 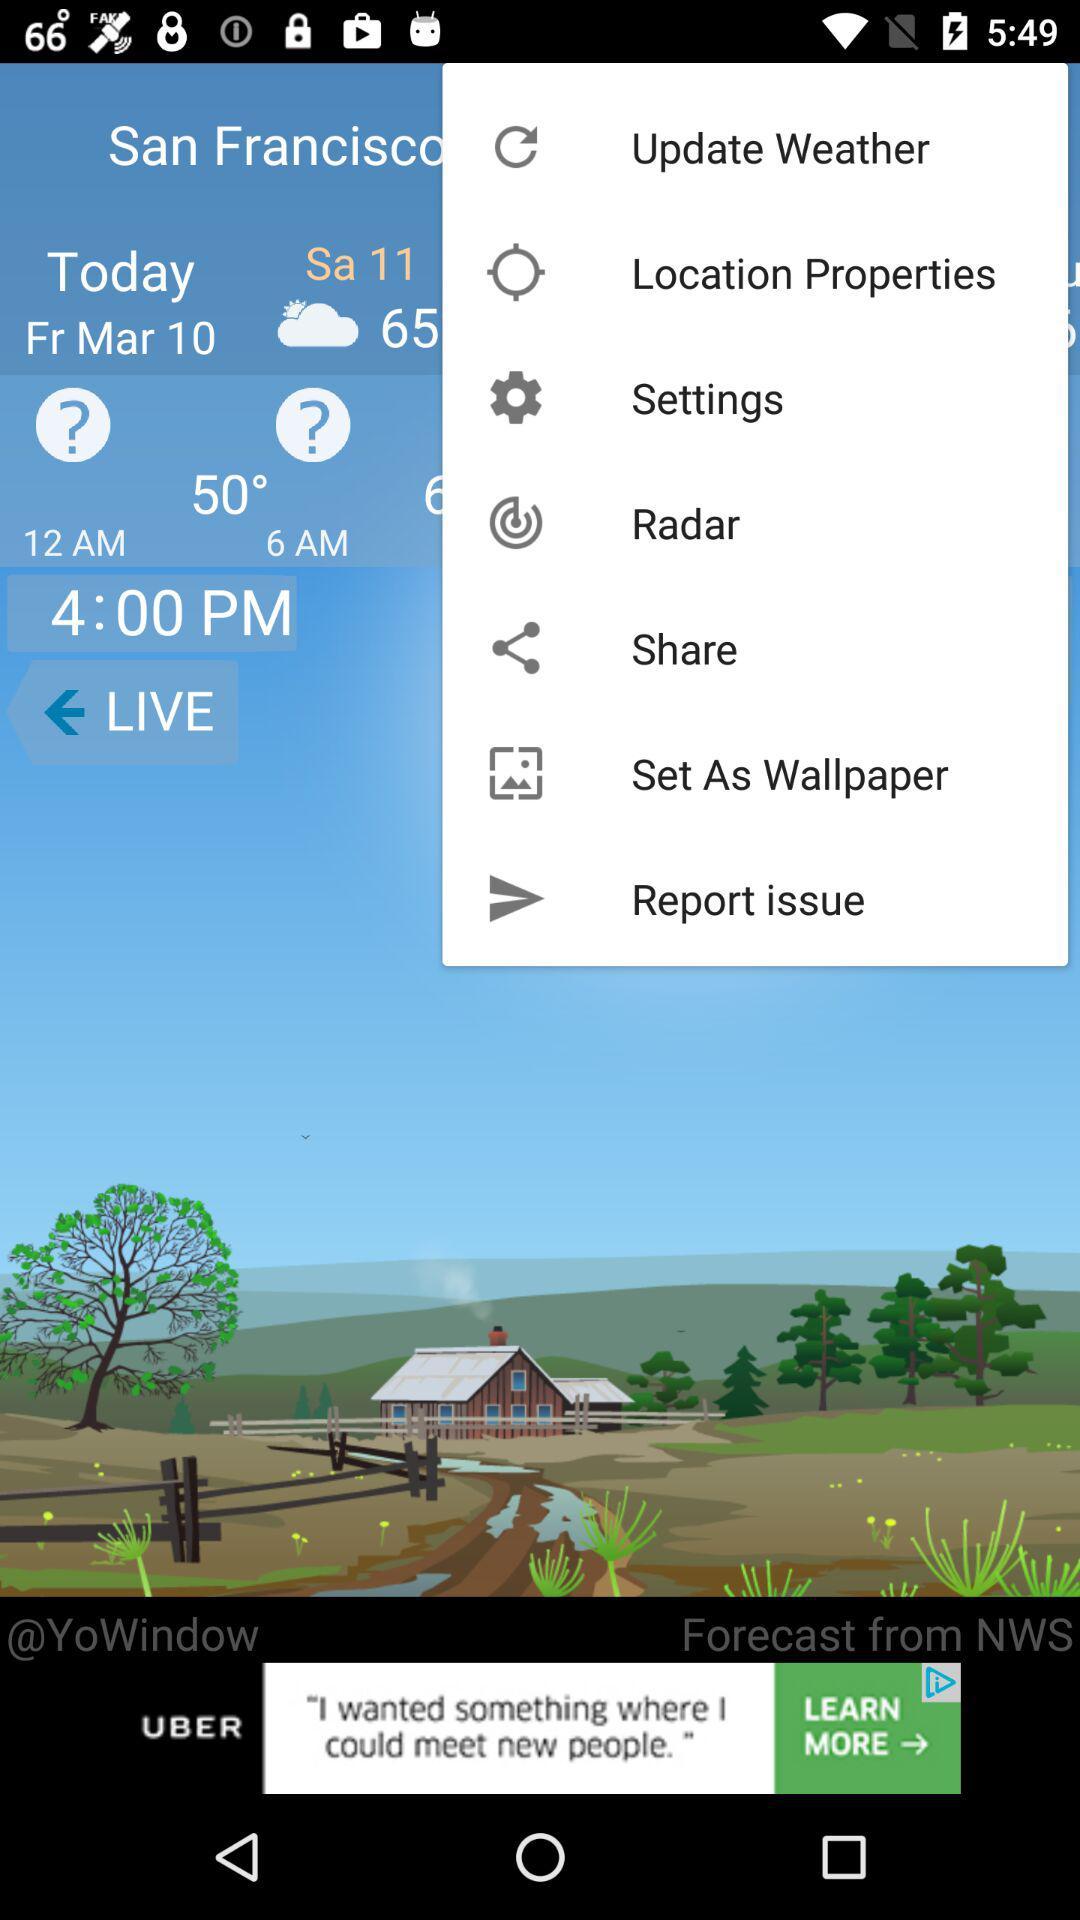 What do you see at coordinates (789, 772) in the screenshot?
I see `the item below share` at bounding box center [789, 772].